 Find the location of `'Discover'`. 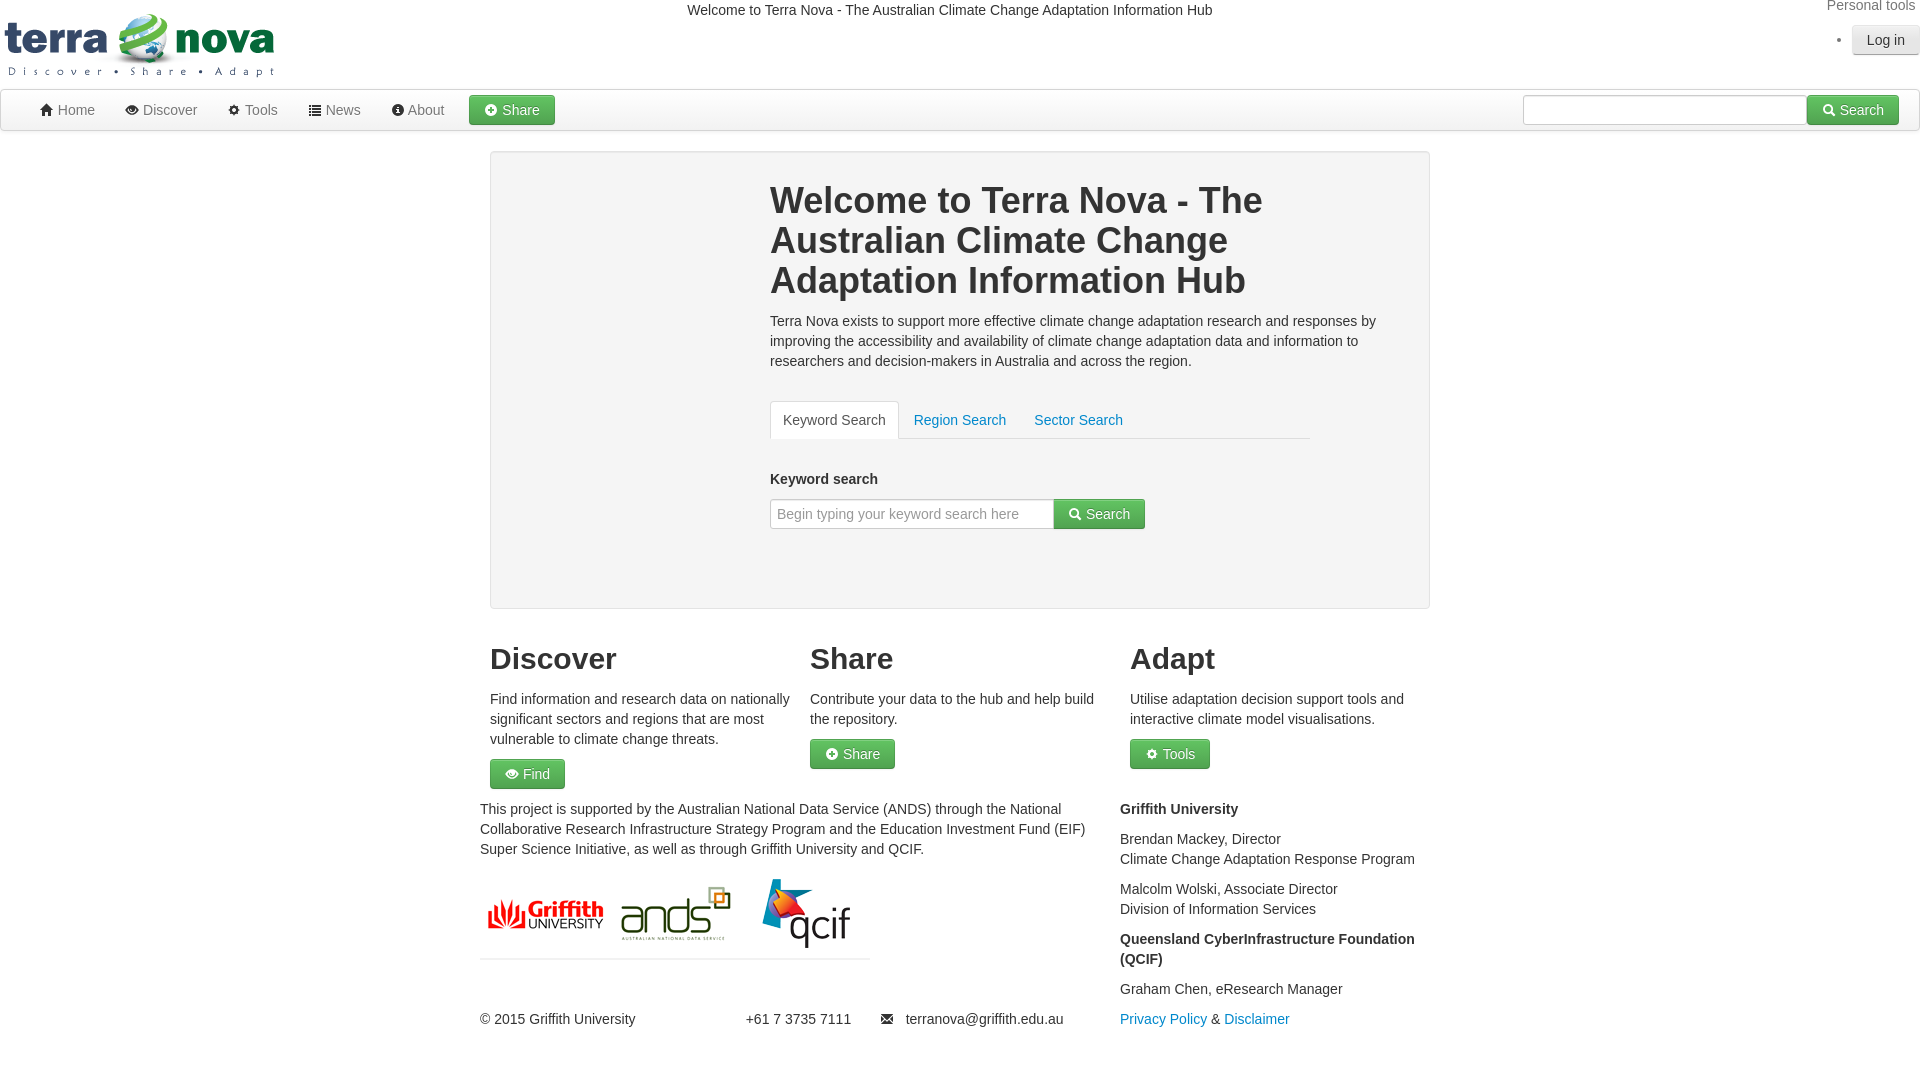

'Discover' is located at coordinates (161, 110).